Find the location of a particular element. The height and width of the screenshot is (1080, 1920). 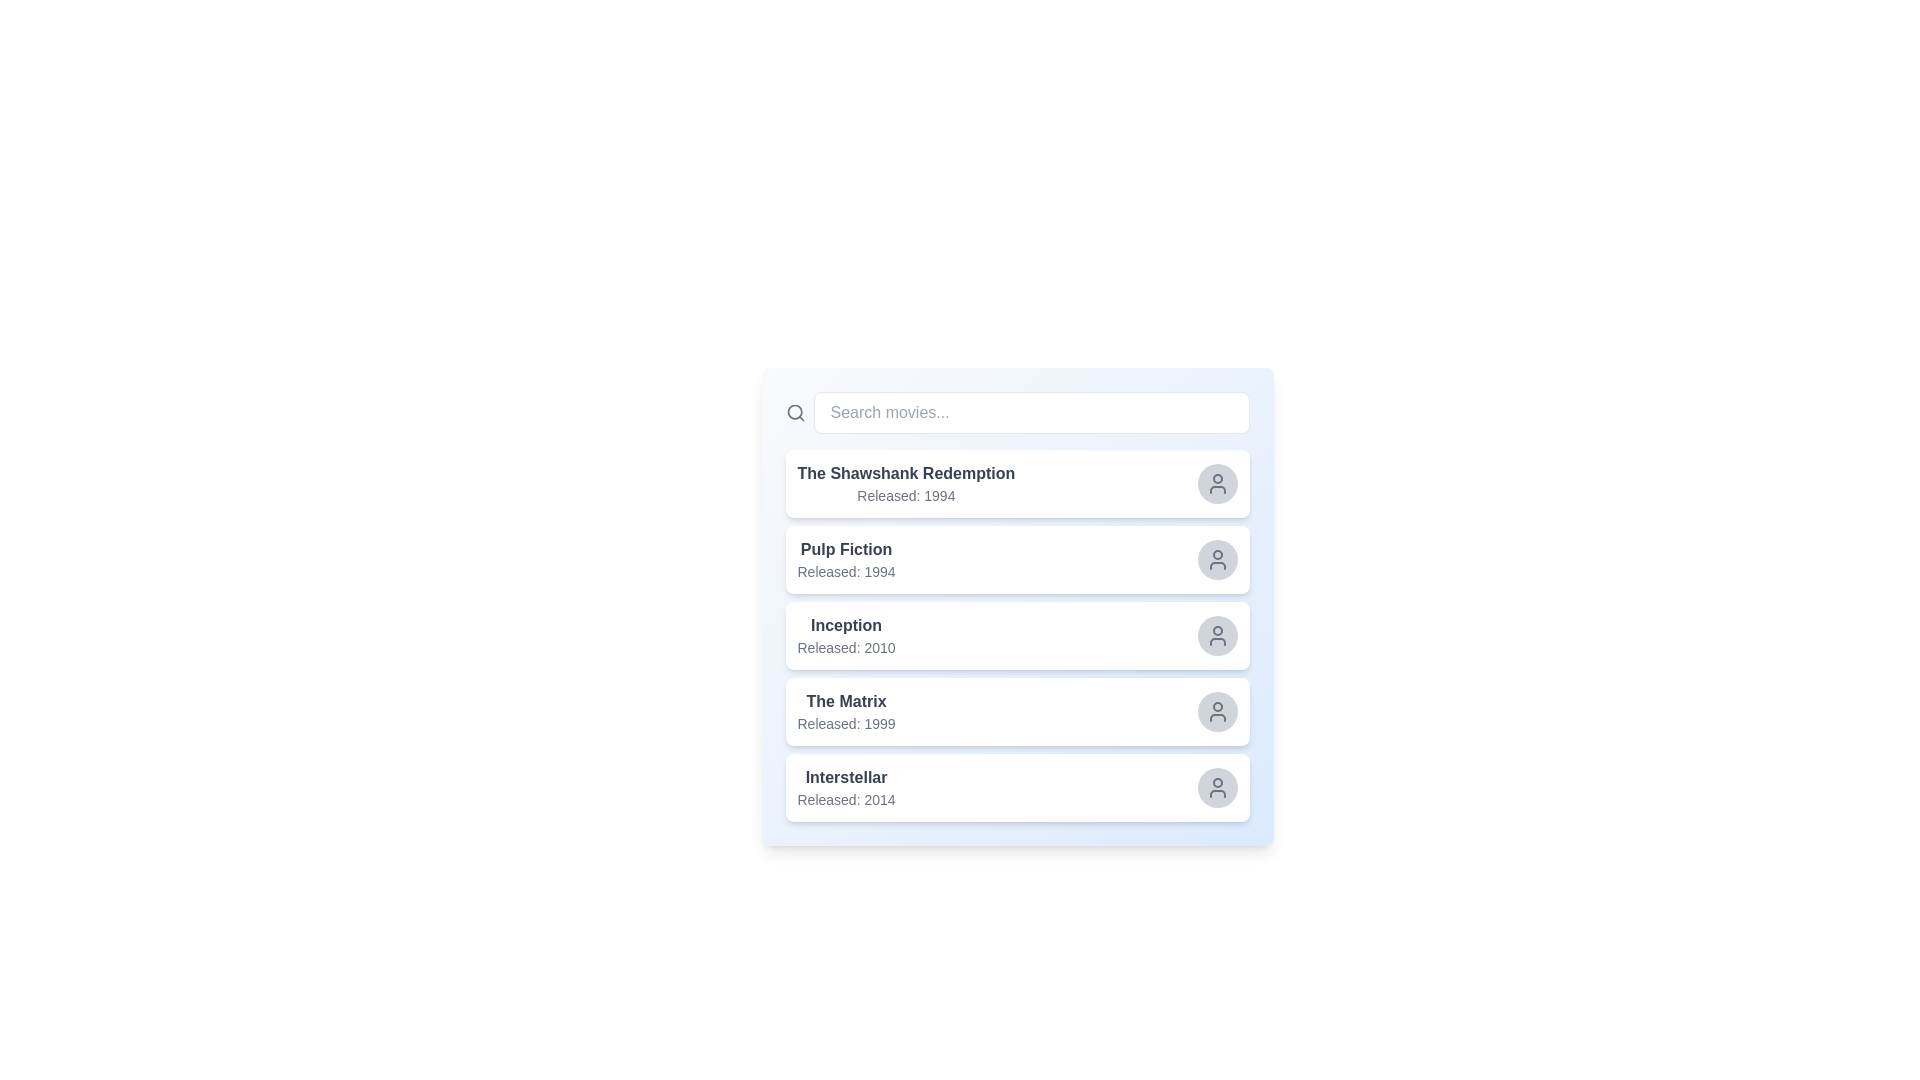

the informative text block titled 'Pulp Fiction' which displays the release year 'Released: 1994' and is center-aligned in a dark gray font on a white background is located at coordinates (846, 559).